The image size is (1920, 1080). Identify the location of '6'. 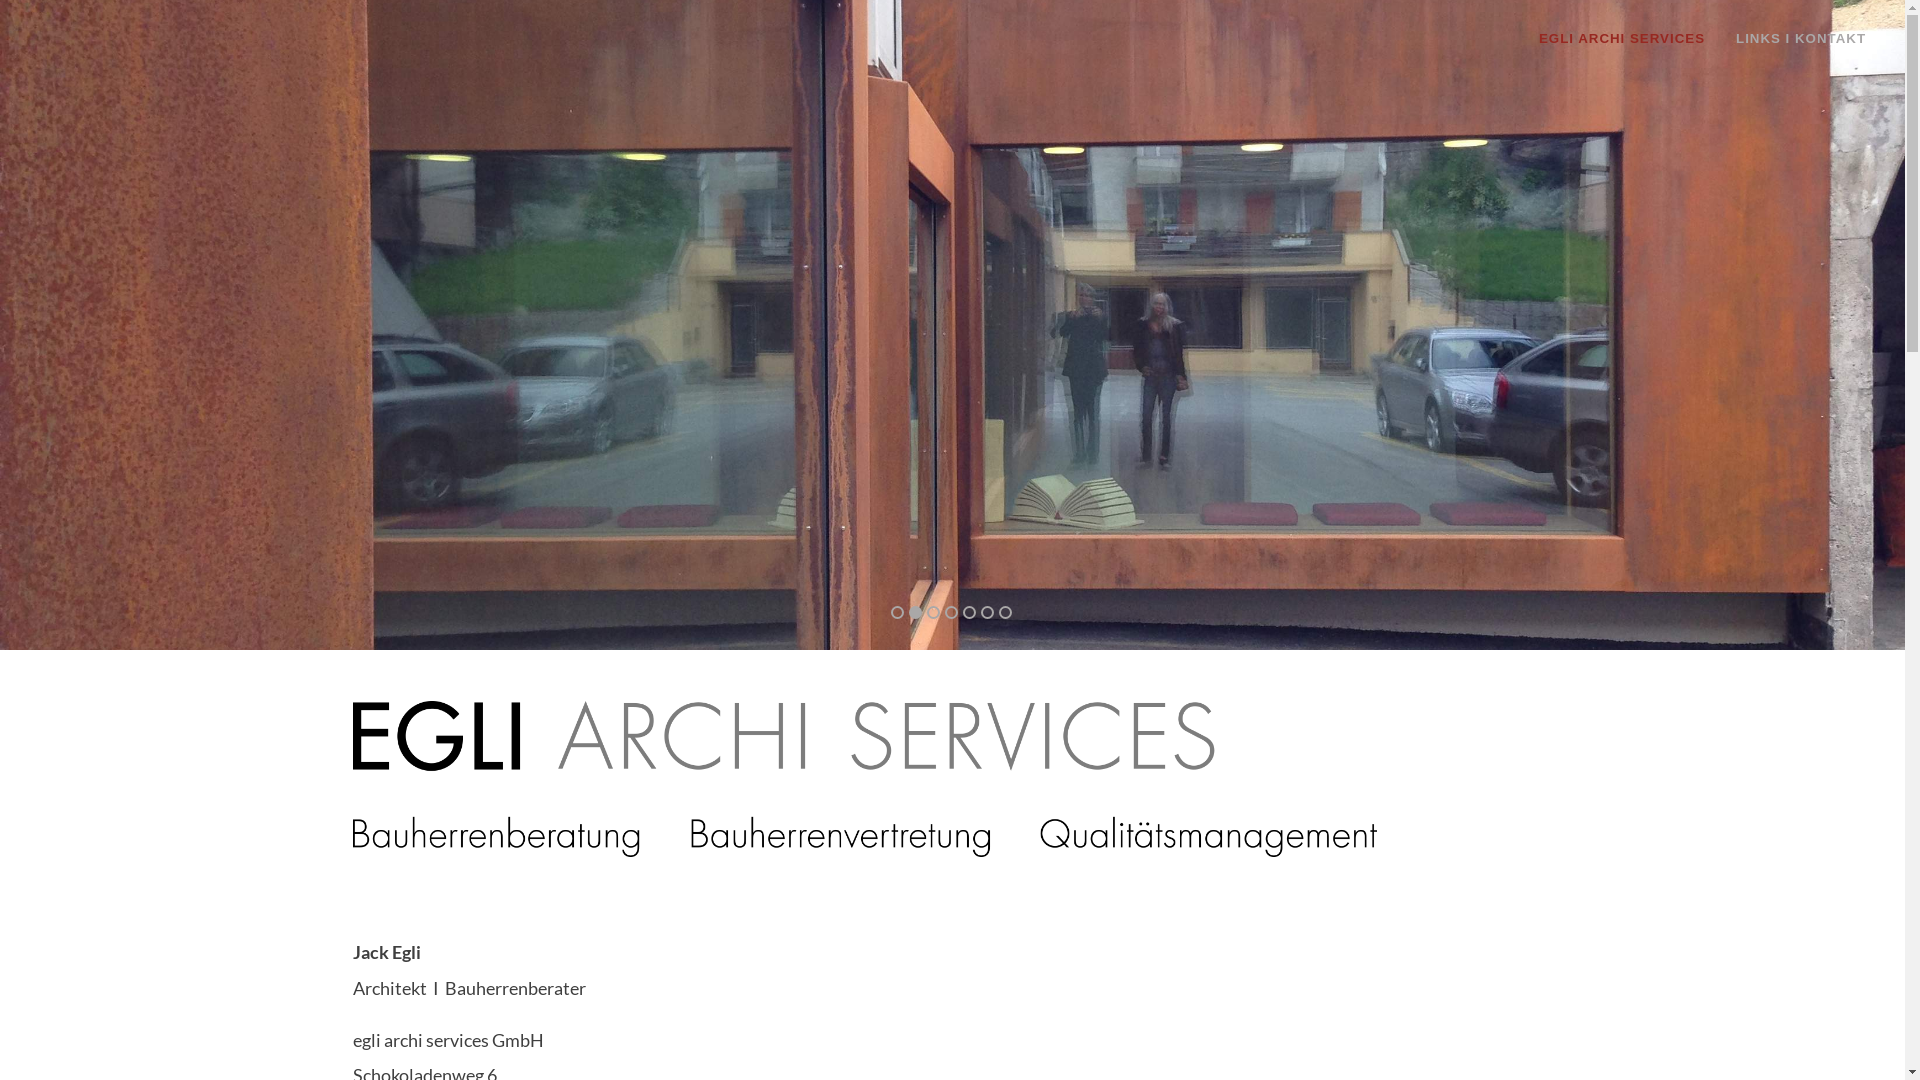
(980, 611).